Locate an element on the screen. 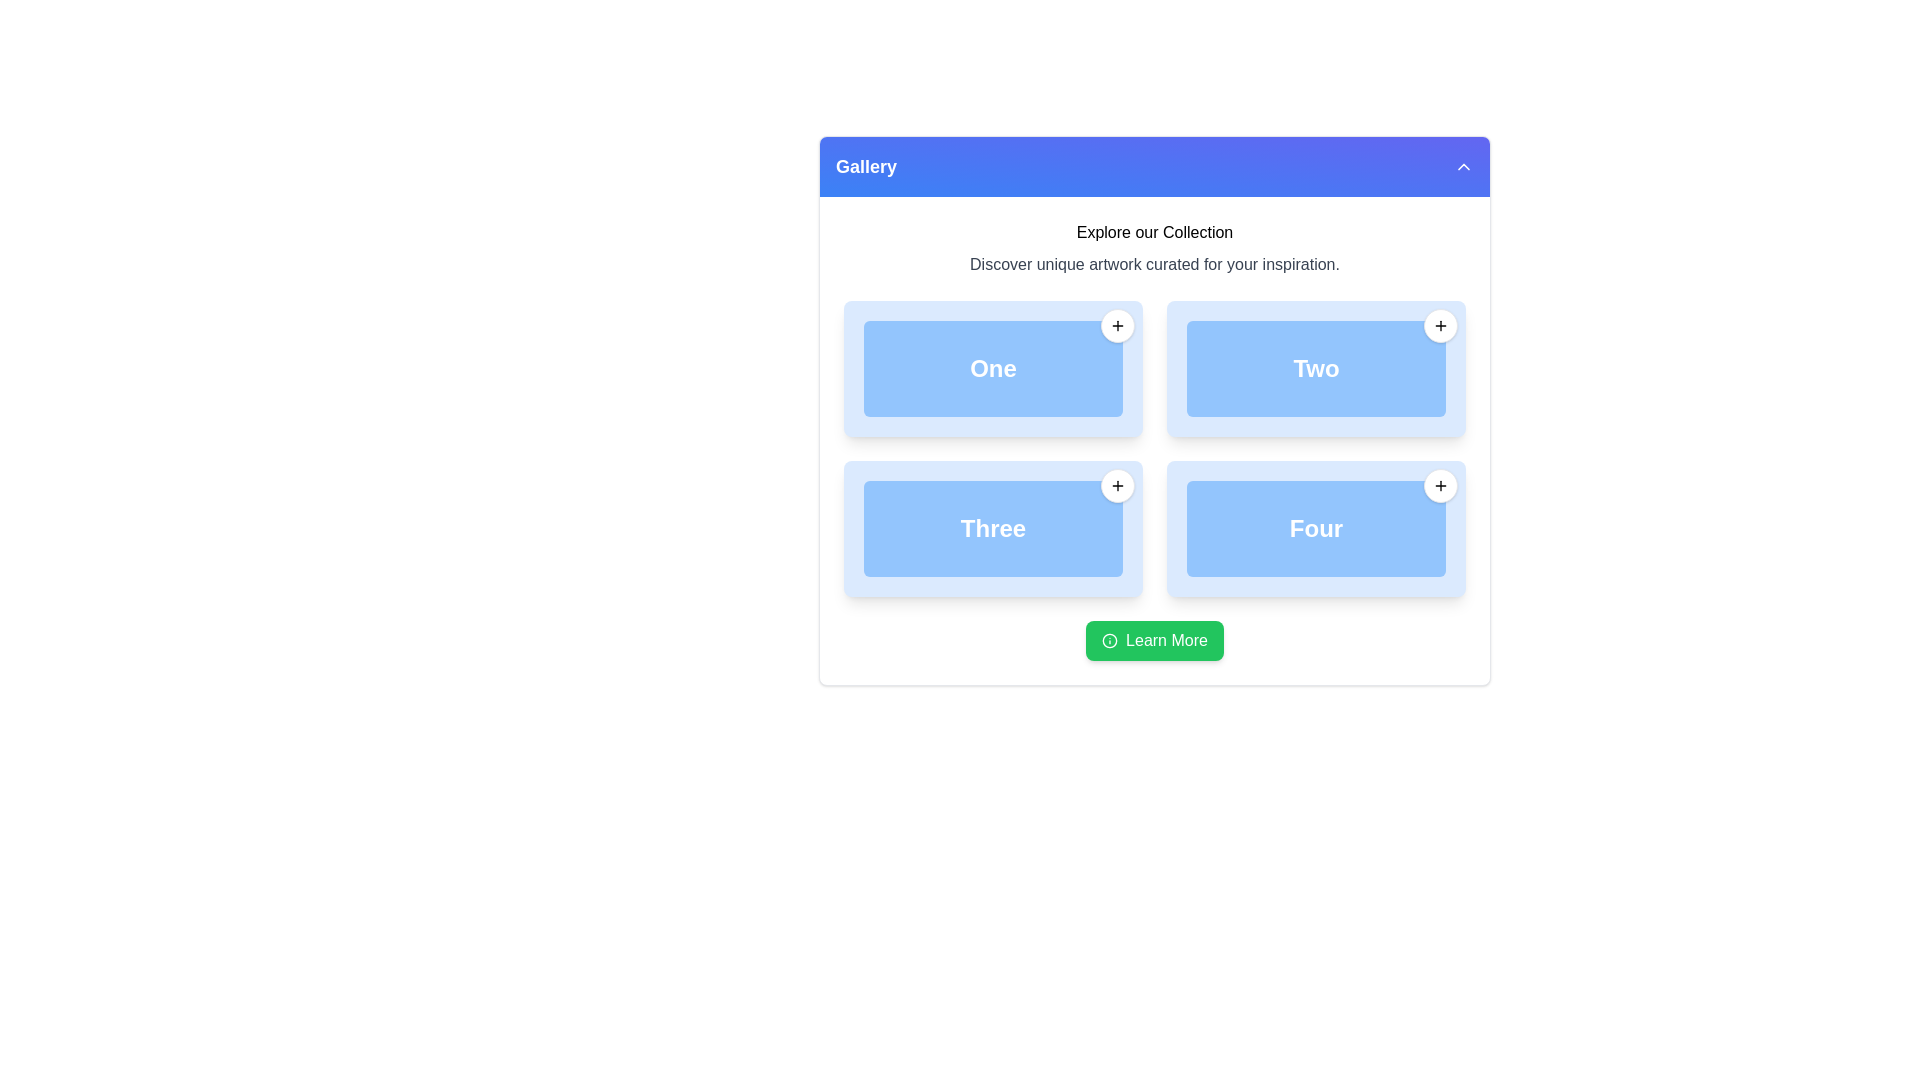 The height and width of the screenshot is (1080, 1920). the circular button with a white background and a black plus icon located in the top-right corner of the card labeled 'Four' is located at coordinates (1440, 486).